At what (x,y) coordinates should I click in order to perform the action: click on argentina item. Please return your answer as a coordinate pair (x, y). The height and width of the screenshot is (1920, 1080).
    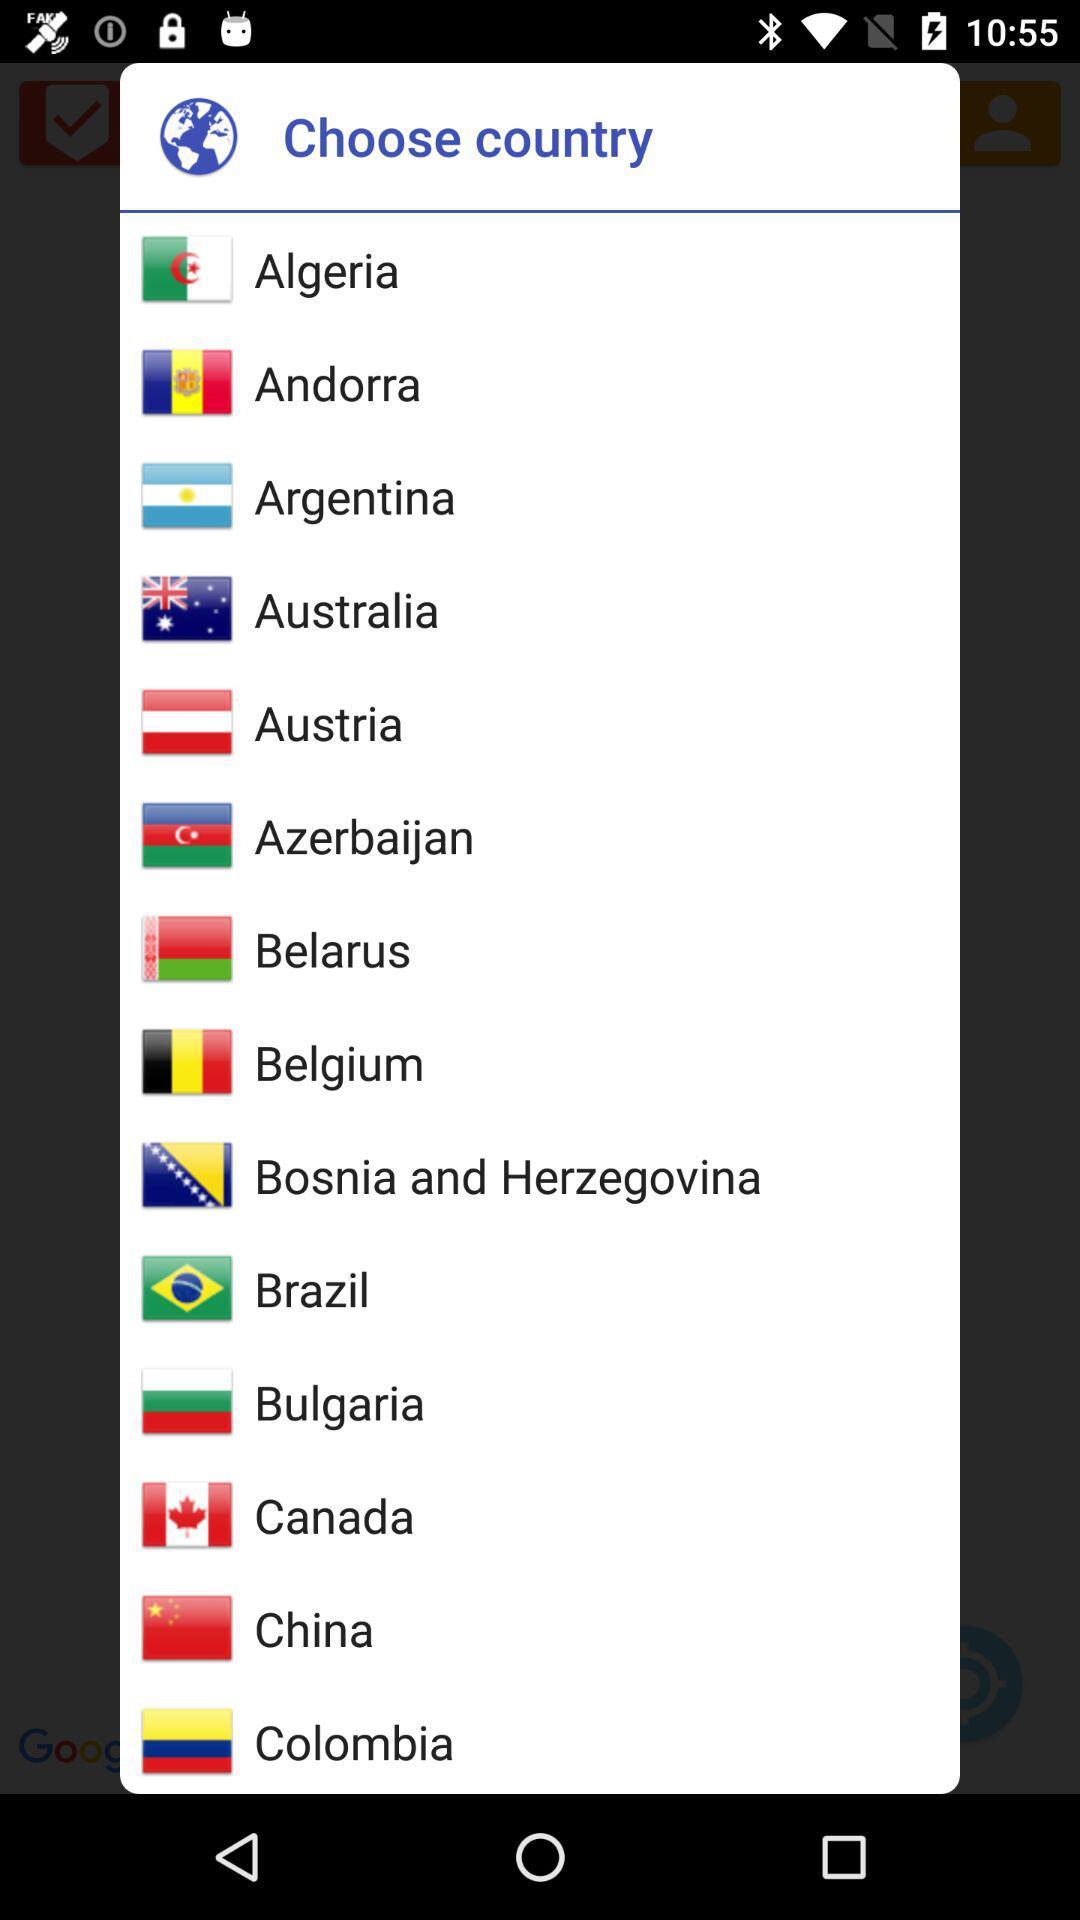
    Looking at the image, I should click on (354, 496).